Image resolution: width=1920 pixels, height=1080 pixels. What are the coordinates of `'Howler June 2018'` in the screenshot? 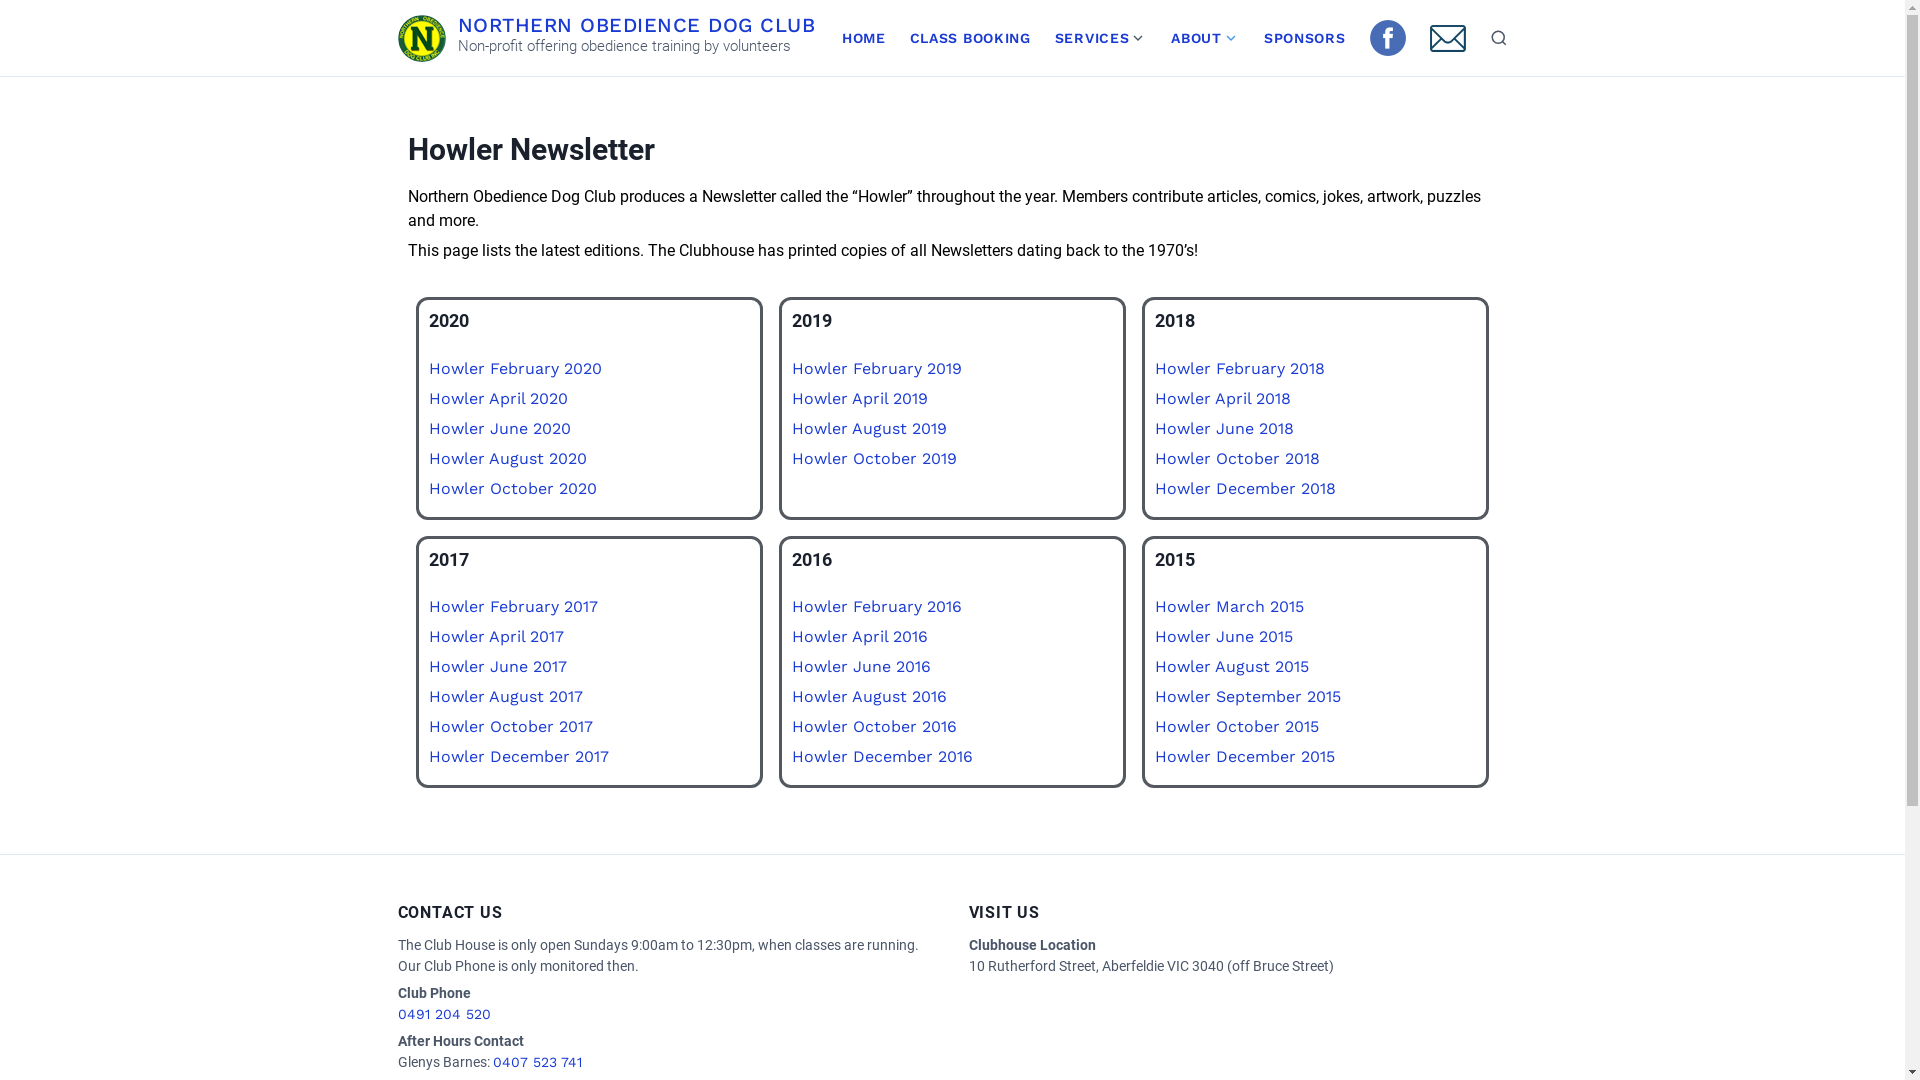 It's located at (1223, 426).